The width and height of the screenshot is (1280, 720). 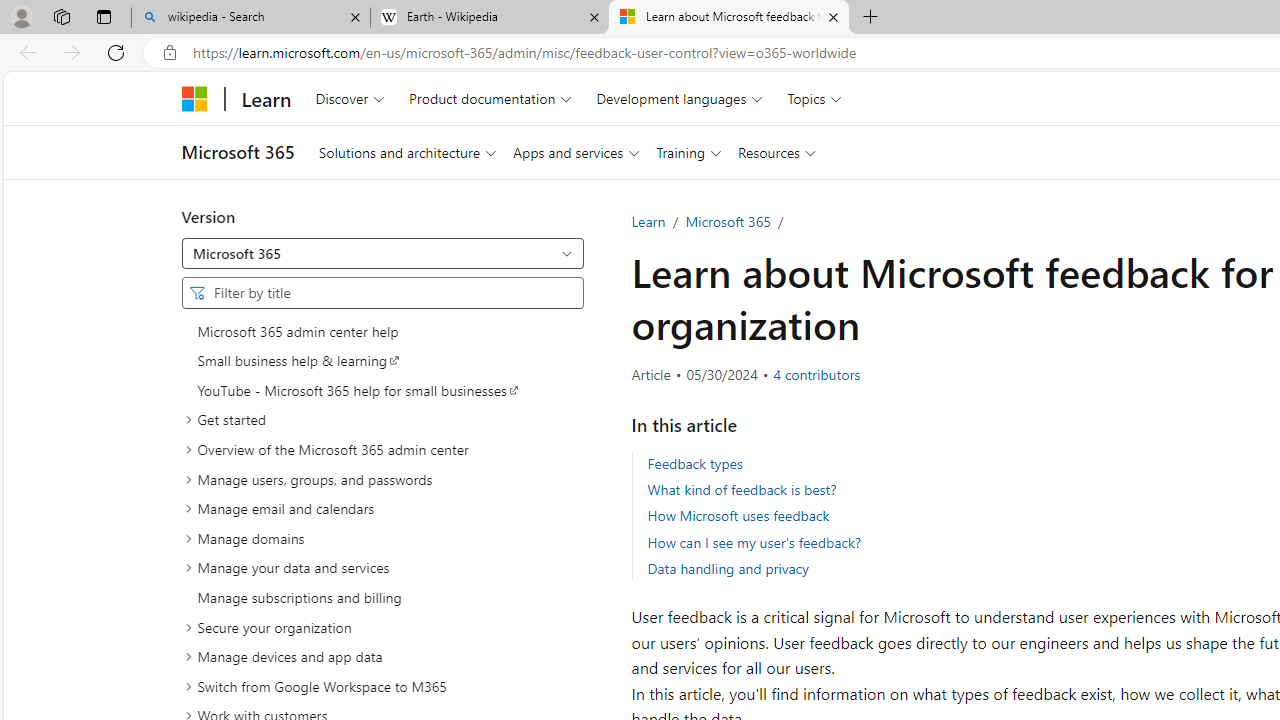 What do you see at coordinates (726, 221) in the screenshot?
I see `'Microsoft 365'` at bounding box center [726, 221].